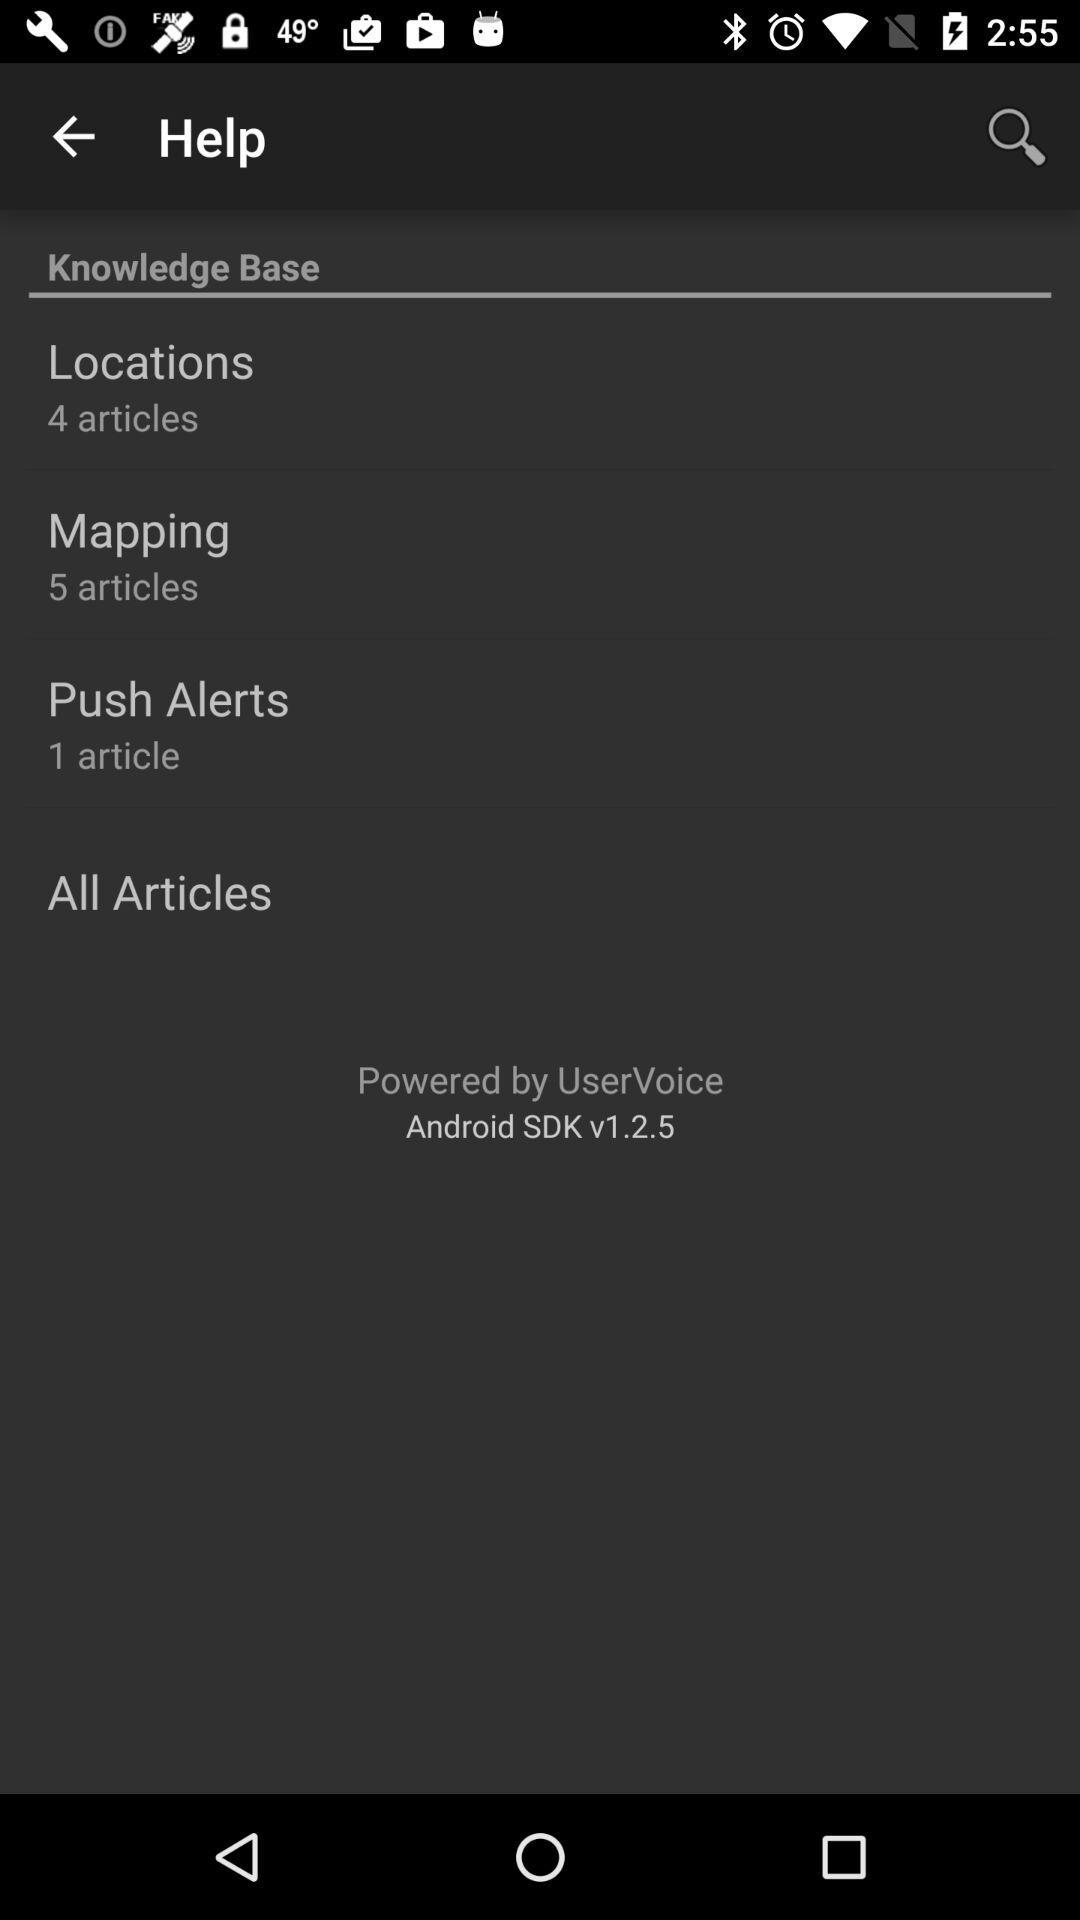 Image resolution: width=1080 pixels, height=1920 pixels. What do you see at coordinates (540, 1078) in the screenshot?
I see `powered by uservoice item` at bounding box center [540, 1078].